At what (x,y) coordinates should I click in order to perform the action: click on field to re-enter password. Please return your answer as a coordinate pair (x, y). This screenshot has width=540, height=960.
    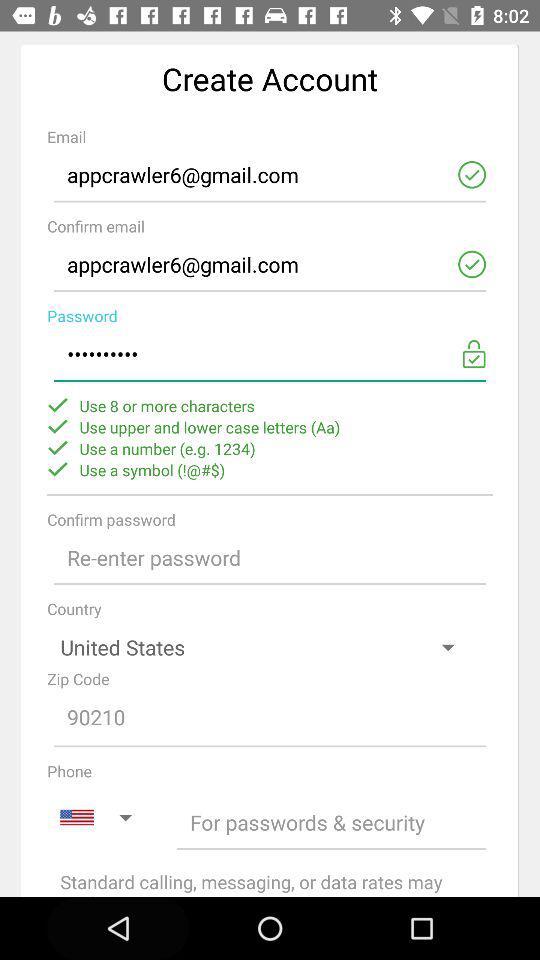
    Looking at the image, I should click on (270, 557).